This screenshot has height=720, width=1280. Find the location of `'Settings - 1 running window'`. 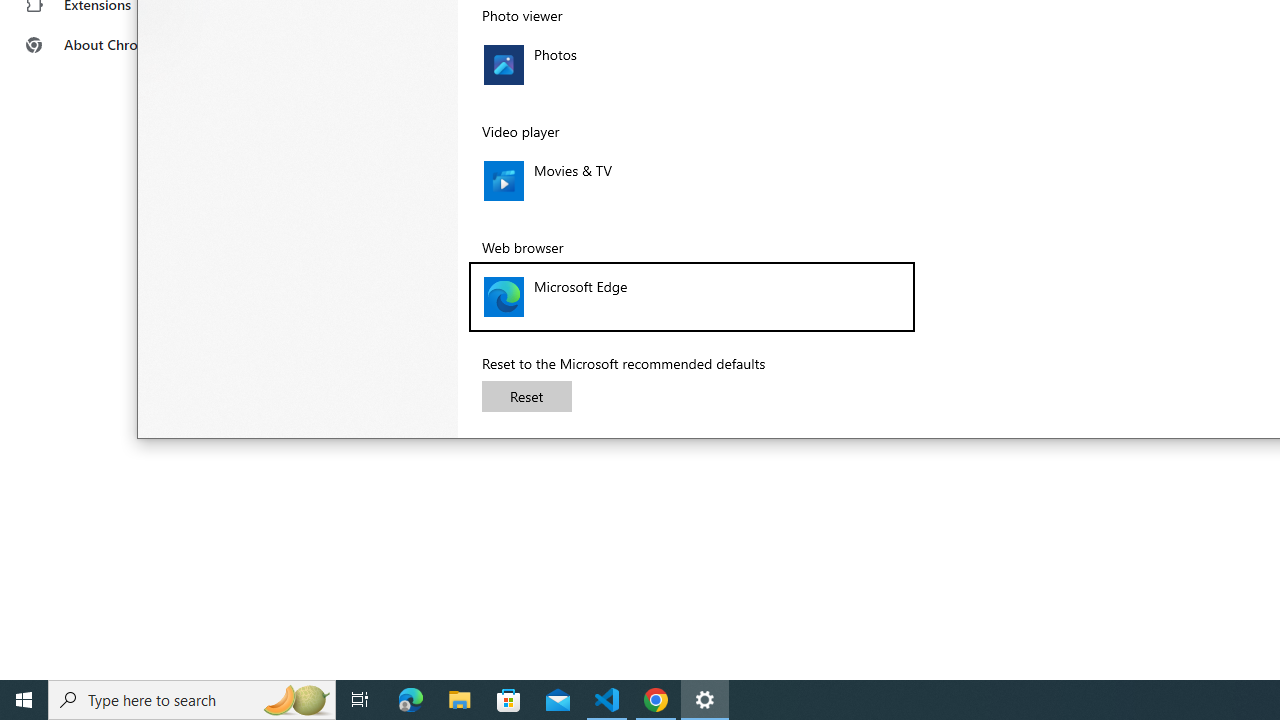

'Settings - 1 running window' is located at coordinates (705, 698).